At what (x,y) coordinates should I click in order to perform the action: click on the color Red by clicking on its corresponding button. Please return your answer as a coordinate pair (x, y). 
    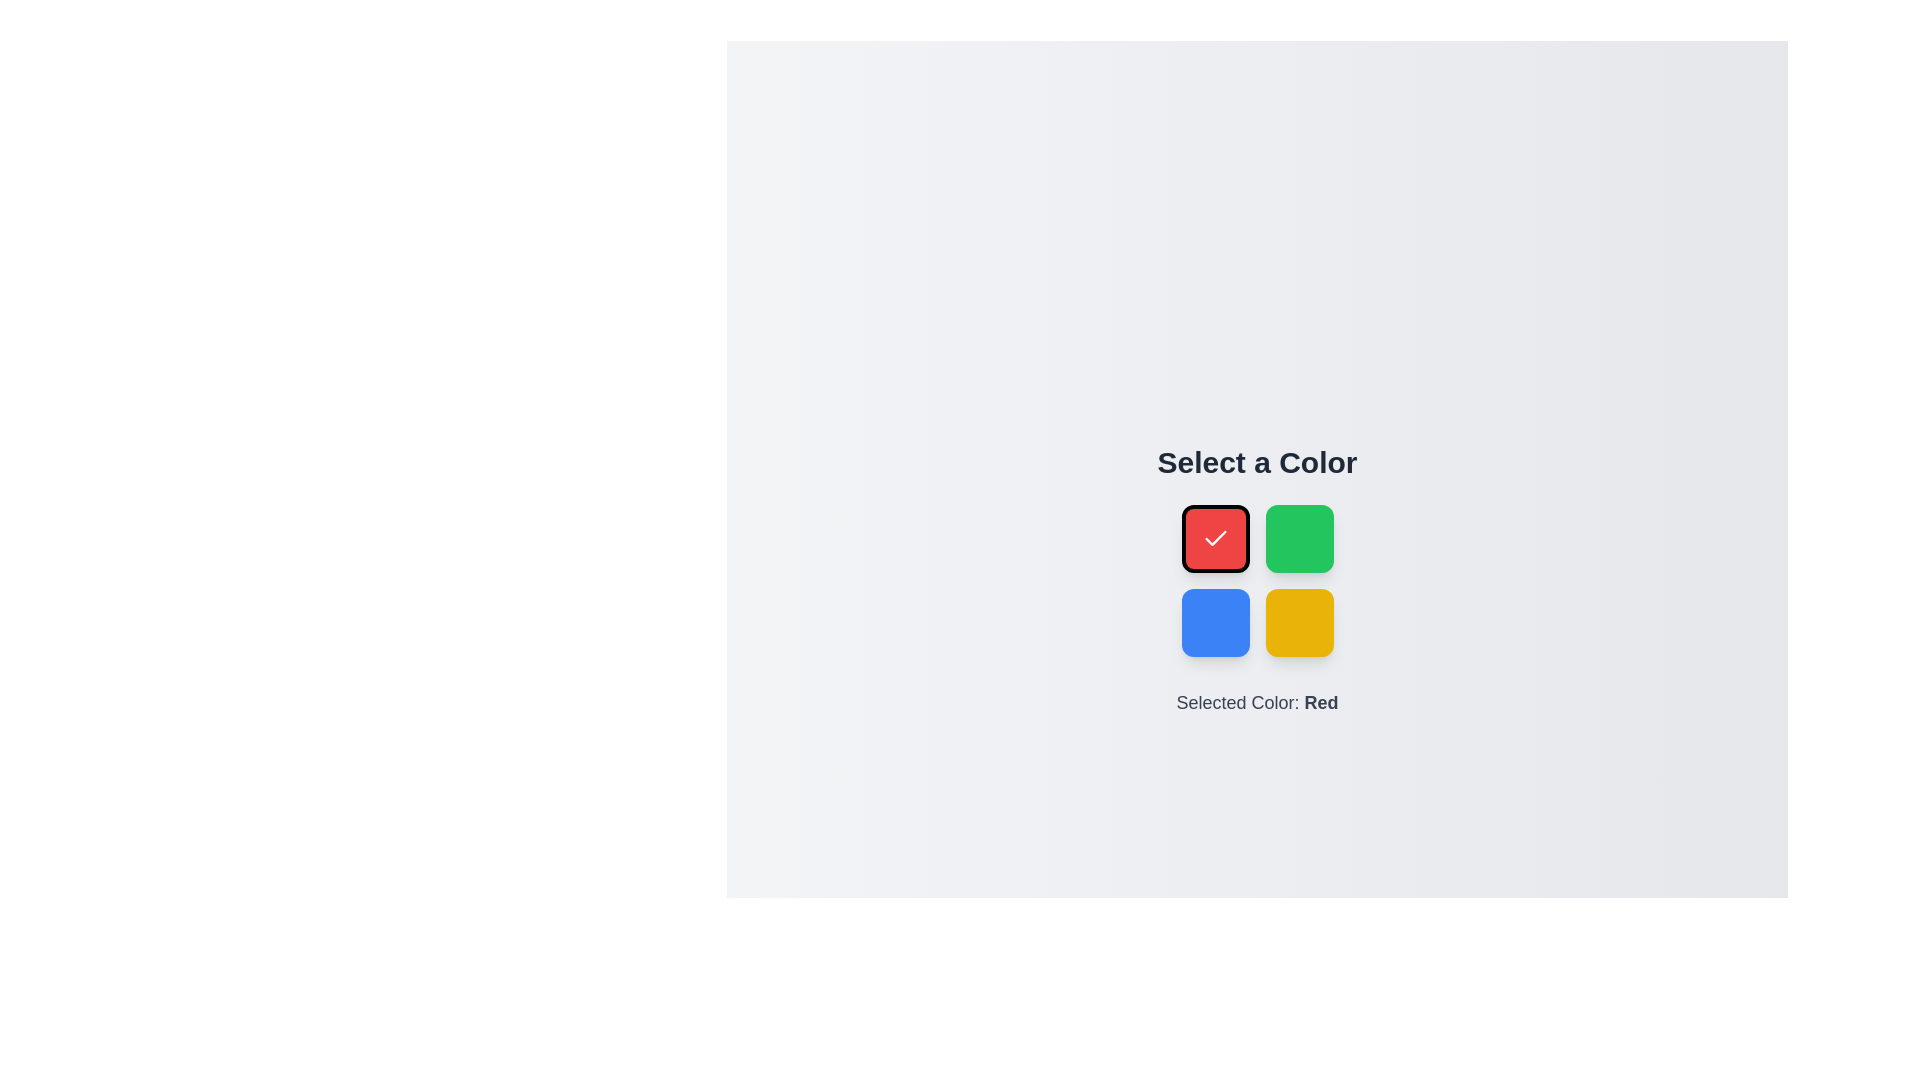
    Looking at the image, I should click on (1214, 538).